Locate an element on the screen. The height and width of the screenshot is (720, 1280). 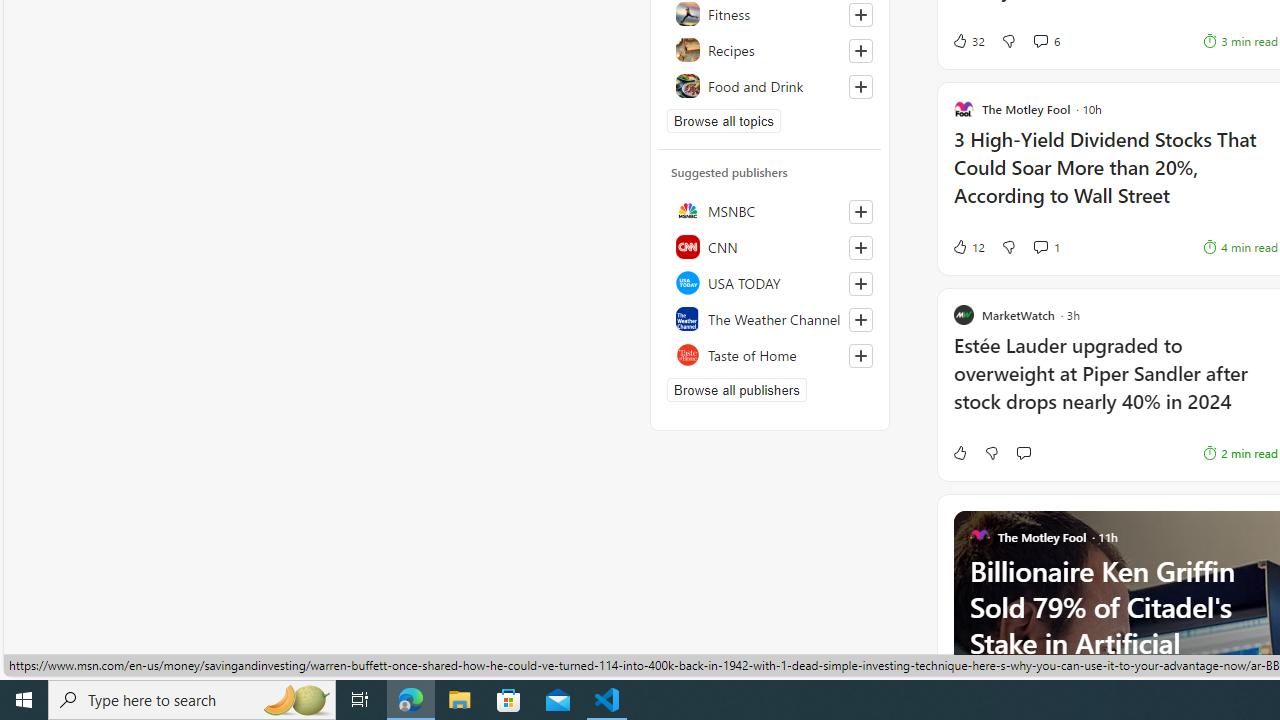
'12 Like' is located at coordinates (968, 245).